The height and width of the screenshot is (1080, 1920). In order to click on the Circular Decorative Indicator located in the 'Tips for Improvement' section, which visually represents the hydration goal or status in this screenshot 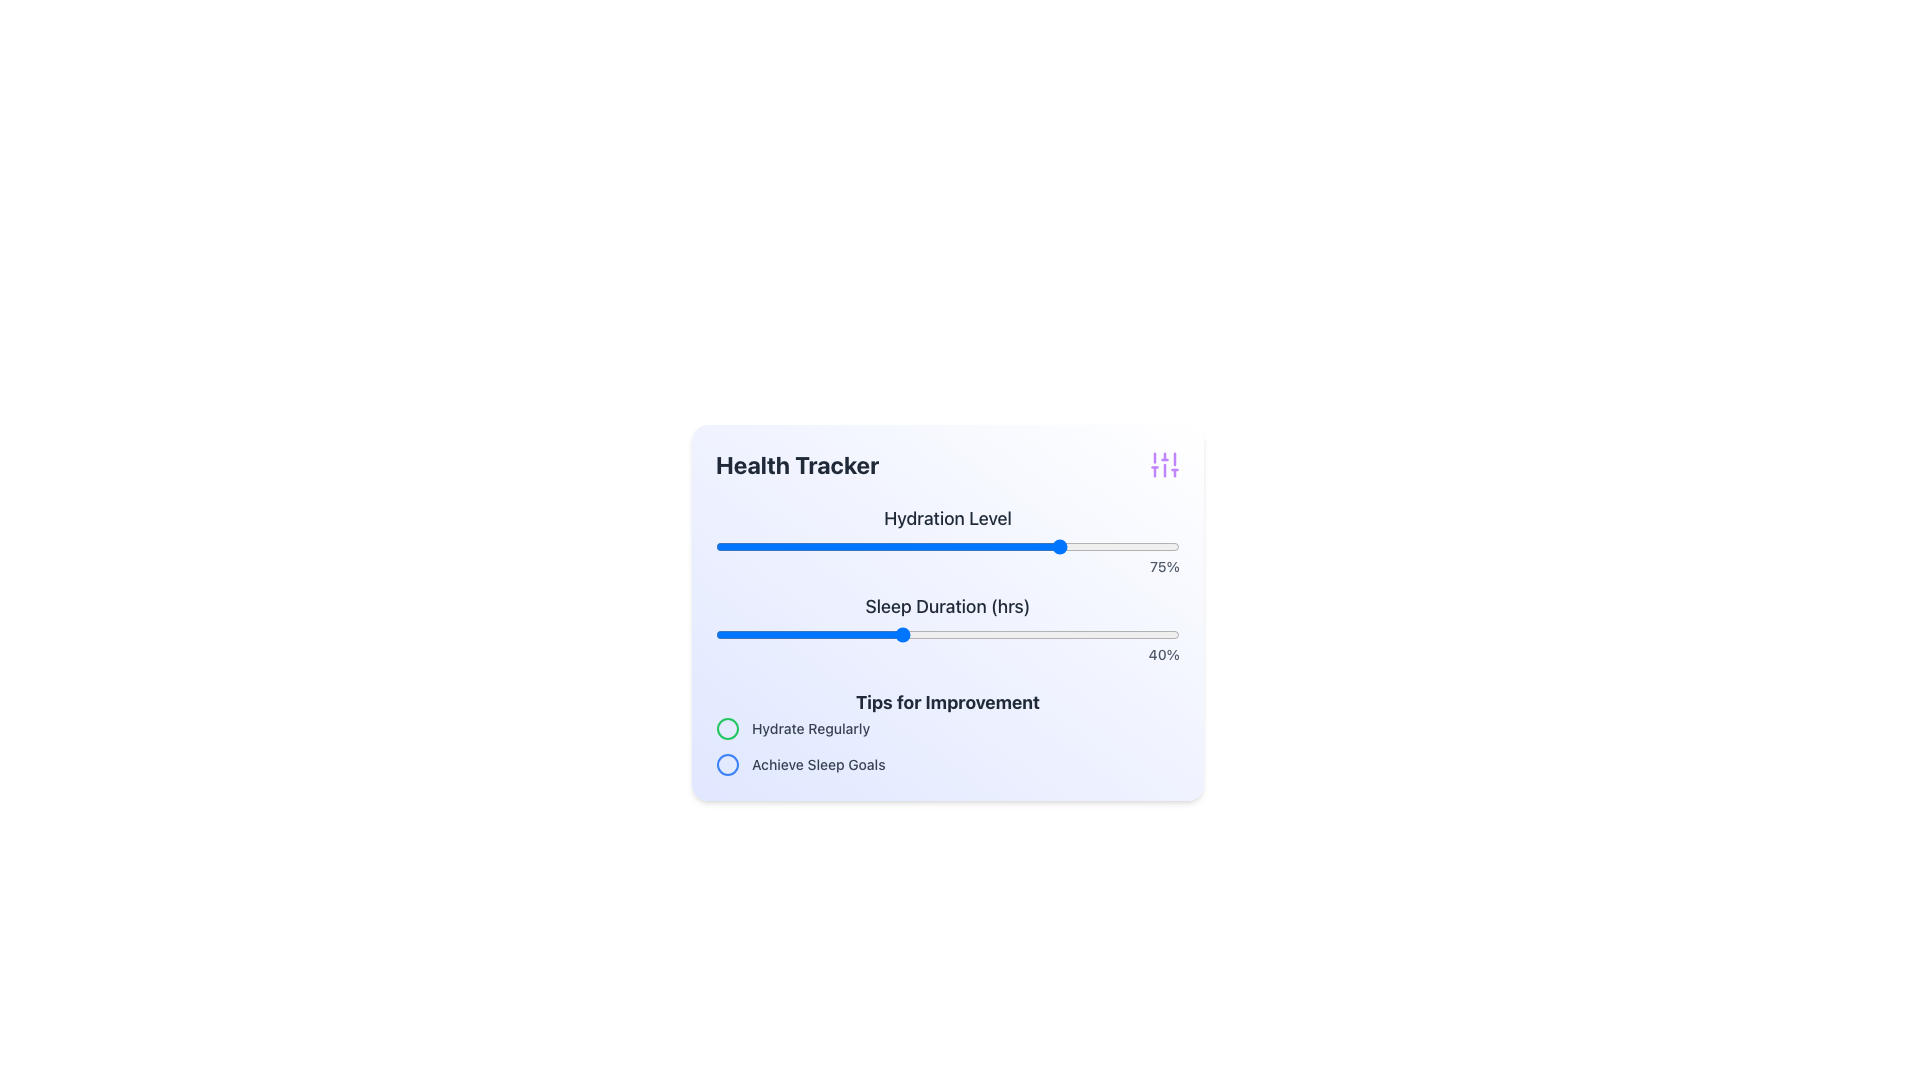, I will do `click(727, 729)`.